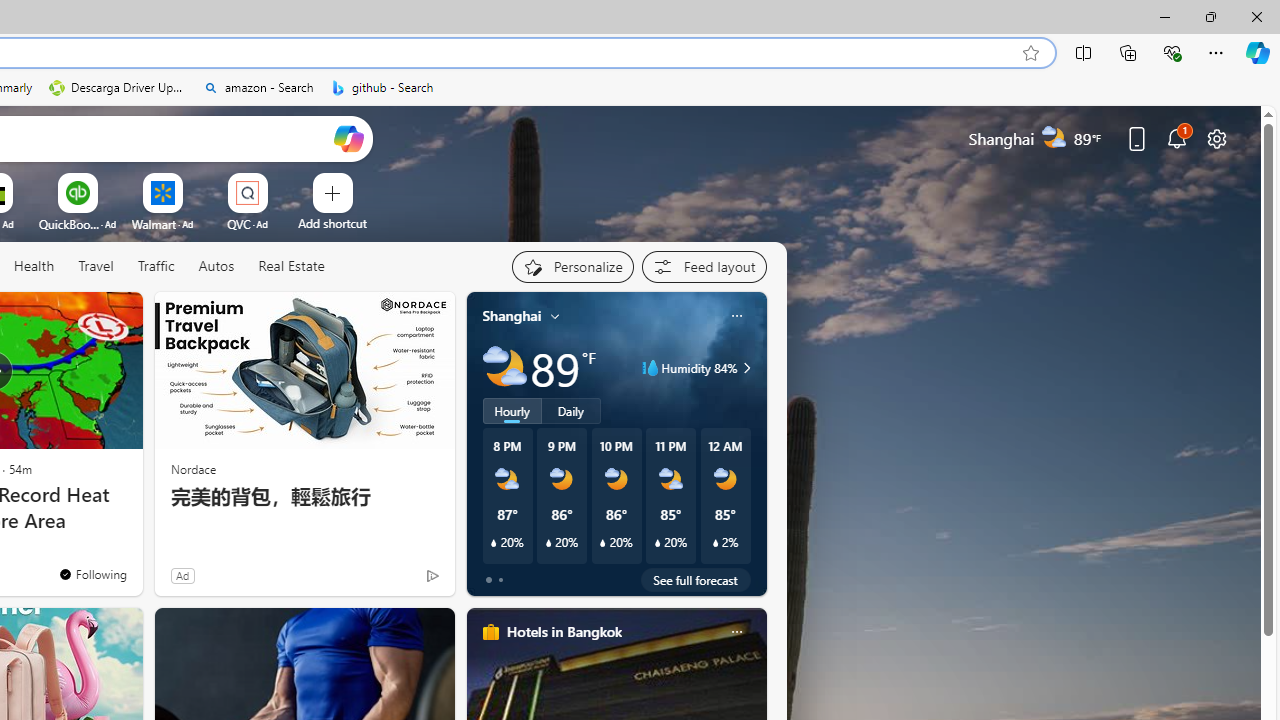 The height and width of the screenshot is (720, 1280). What do you see at coordinates (216, 265) in the screenshot?
I see `'Autos'` at bounding box center [216, 265].